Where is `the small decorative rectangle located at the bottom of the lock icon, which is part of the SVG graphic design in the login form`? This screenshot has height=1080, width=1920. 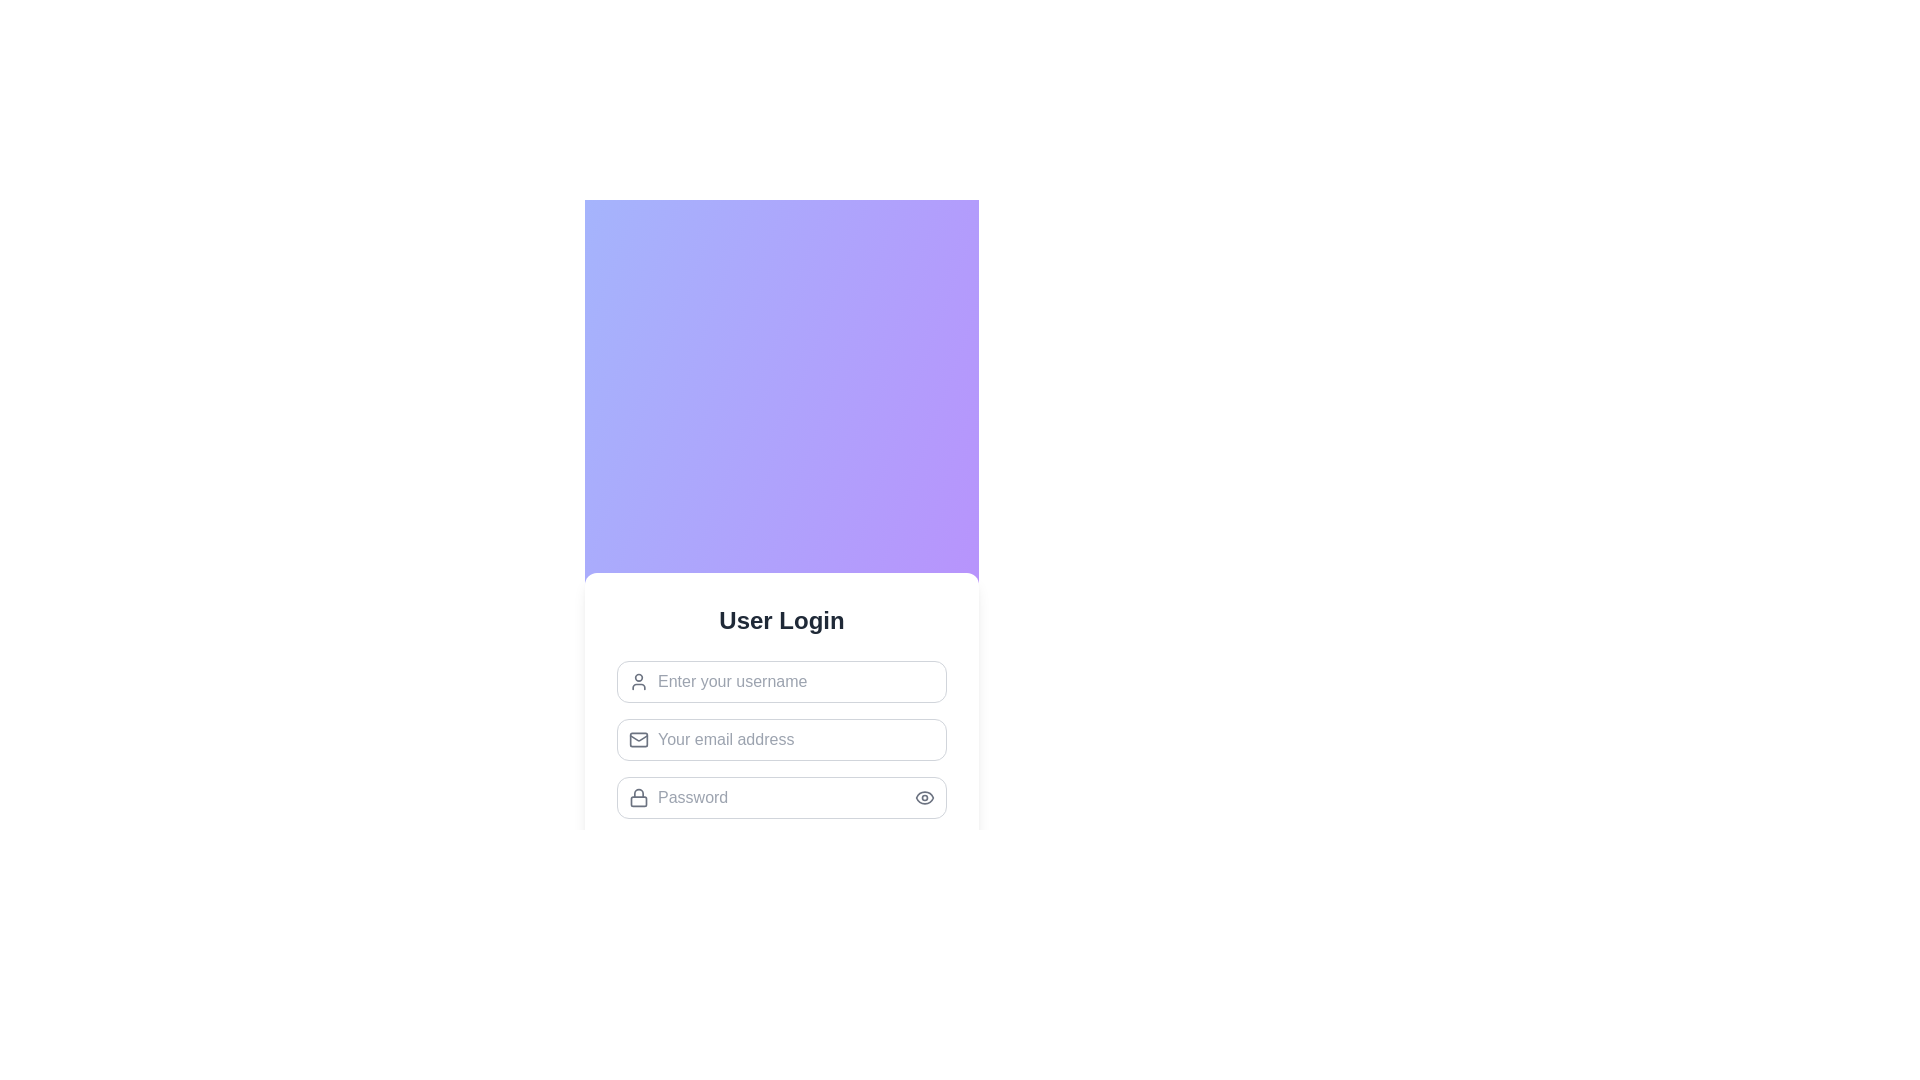 the small decorative rectangle located at the bottom of the lock icon, which is part of the SVG graphic design in the login form is located at coordinates (637, 800).